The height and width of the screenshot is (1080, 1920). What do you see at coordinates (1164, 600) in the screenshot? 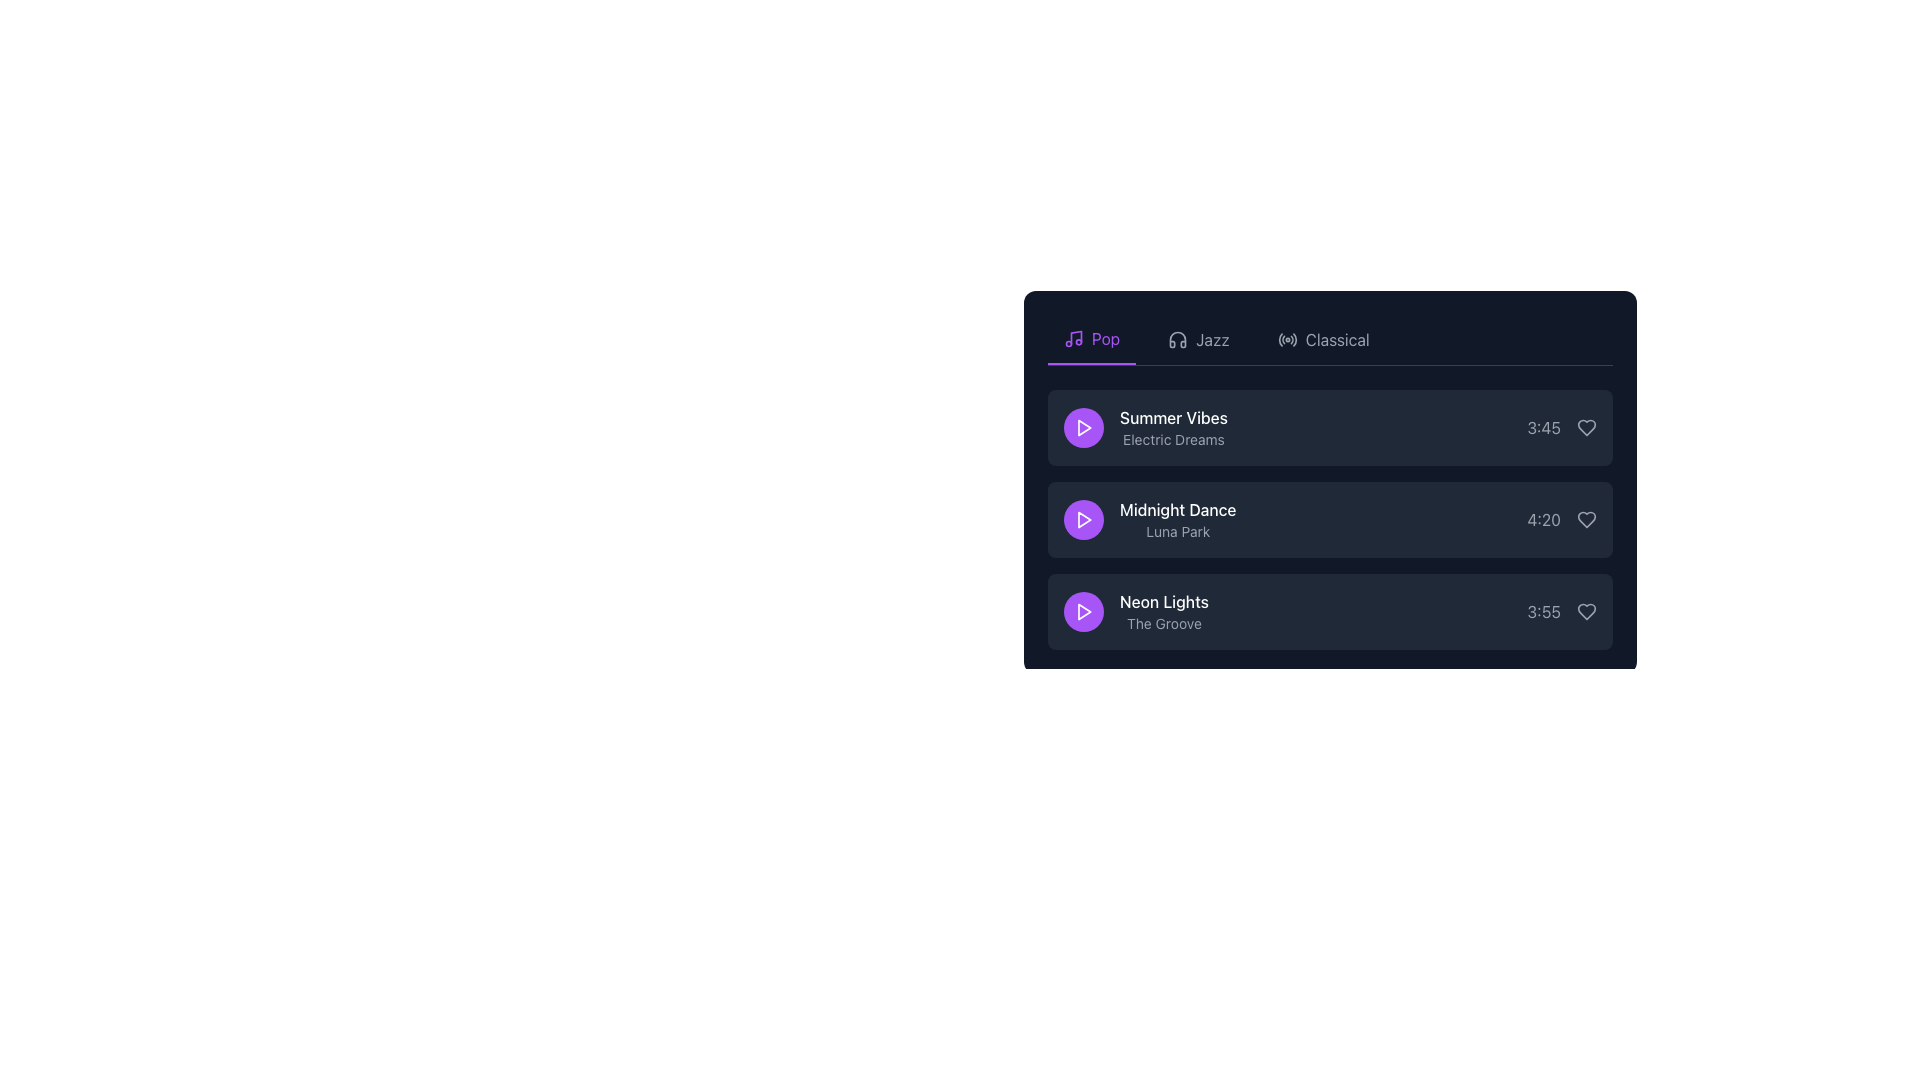
I see `text label displaying 'Neon Lights' located in the third entry of the playlist, positioned above 'The Groove' and to the right of the purple play icon` at bounding box center [1164, 600].